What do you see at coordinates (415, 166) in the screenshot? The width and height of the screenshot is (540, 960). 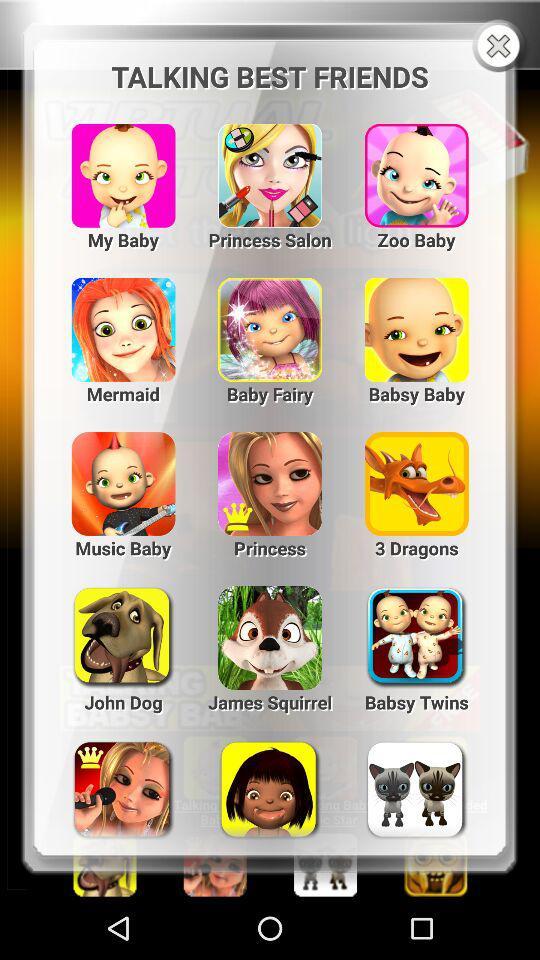 I see `third icon of first column` at bounding box center [415, 166].